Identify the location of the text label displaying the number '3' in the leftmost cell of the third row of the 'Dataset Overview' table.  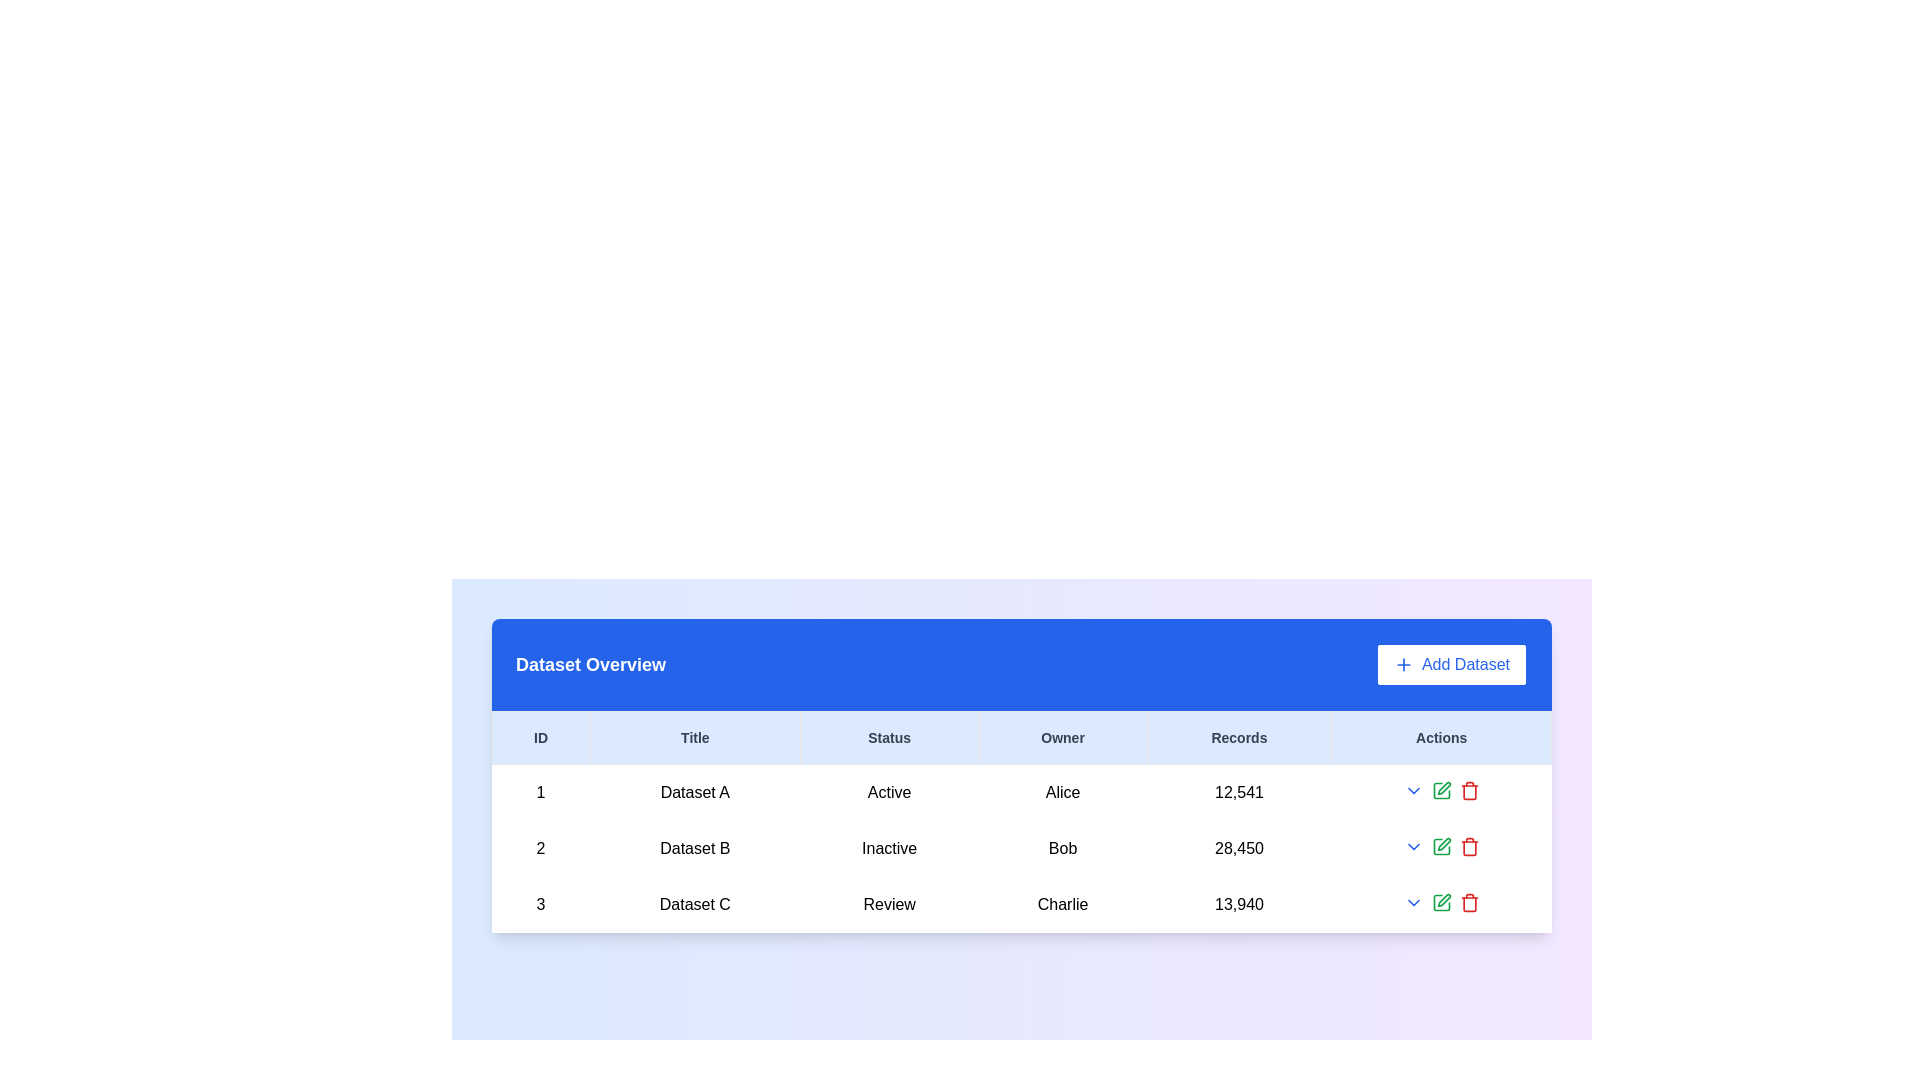
(541, 905).